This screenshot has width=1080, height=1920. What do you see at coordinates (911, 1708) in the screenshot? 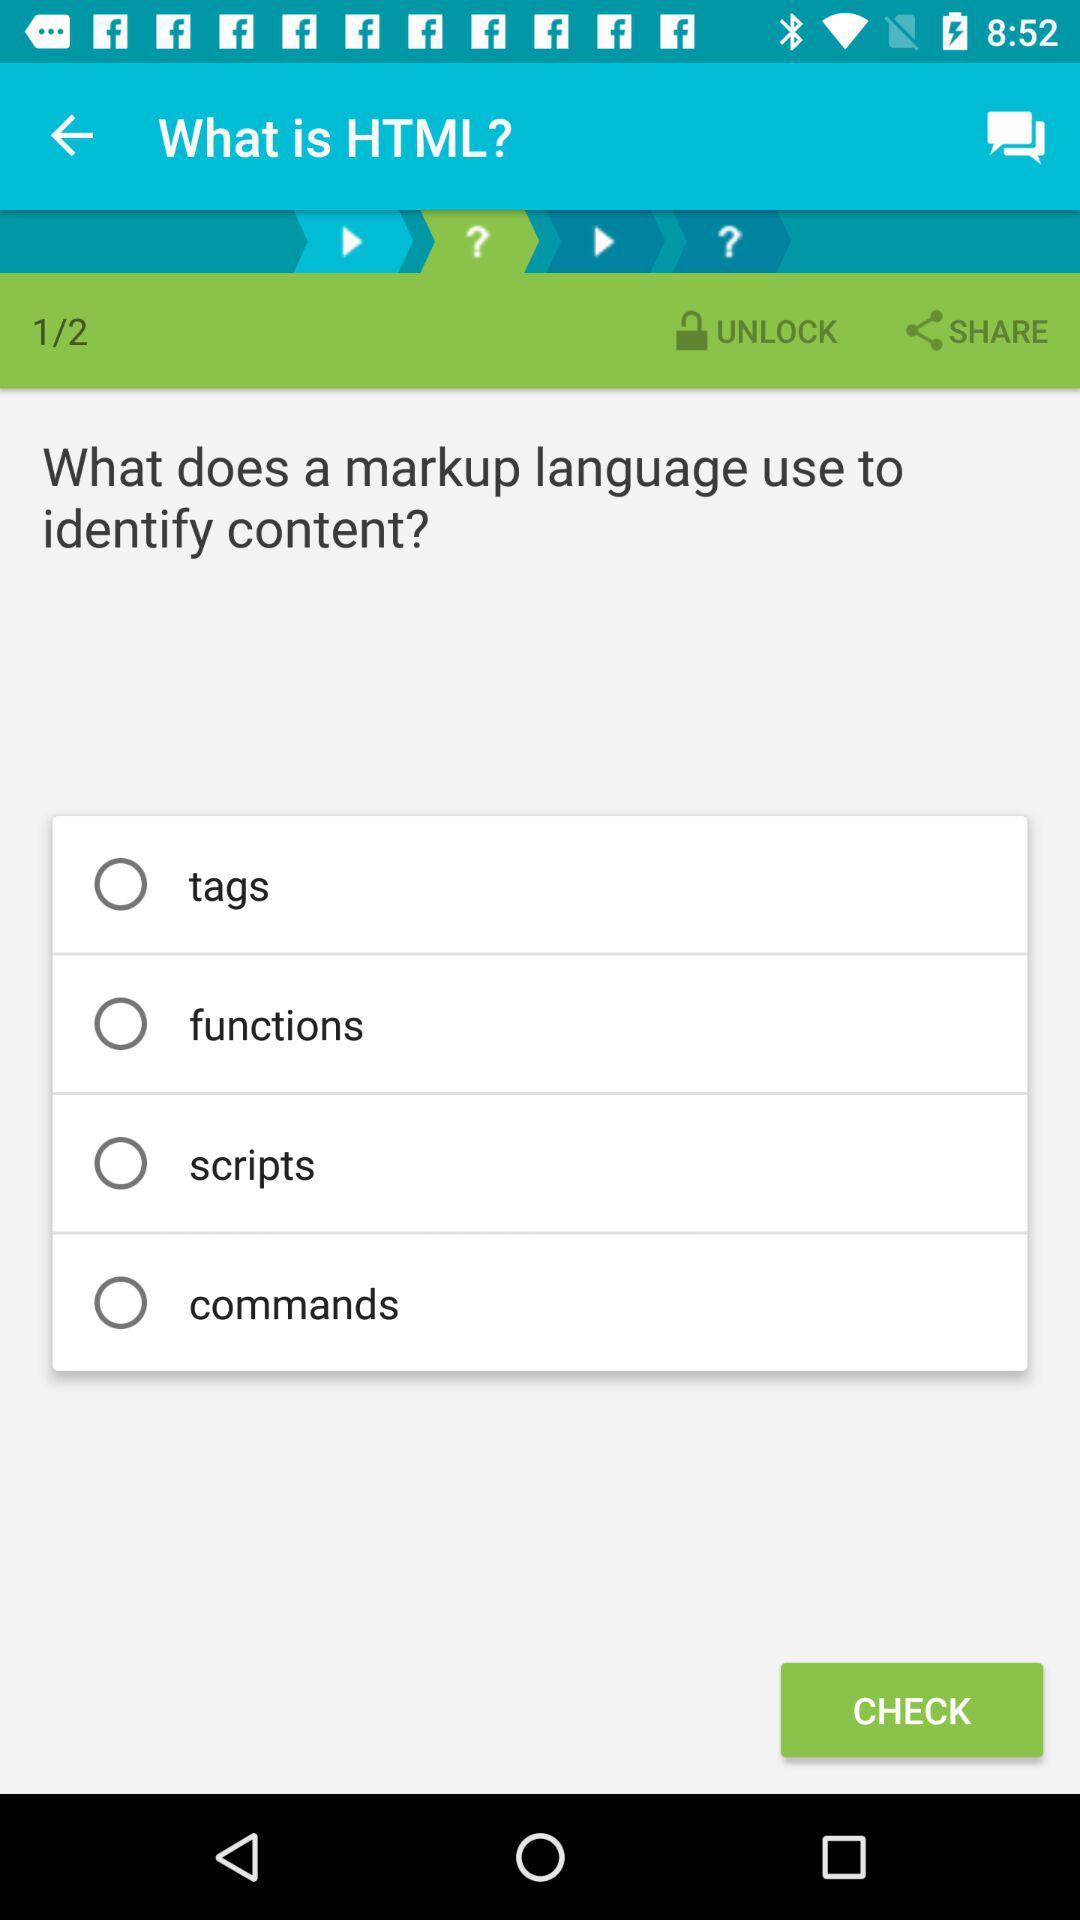
I see `the check item` at bounding box center [911, 1708].